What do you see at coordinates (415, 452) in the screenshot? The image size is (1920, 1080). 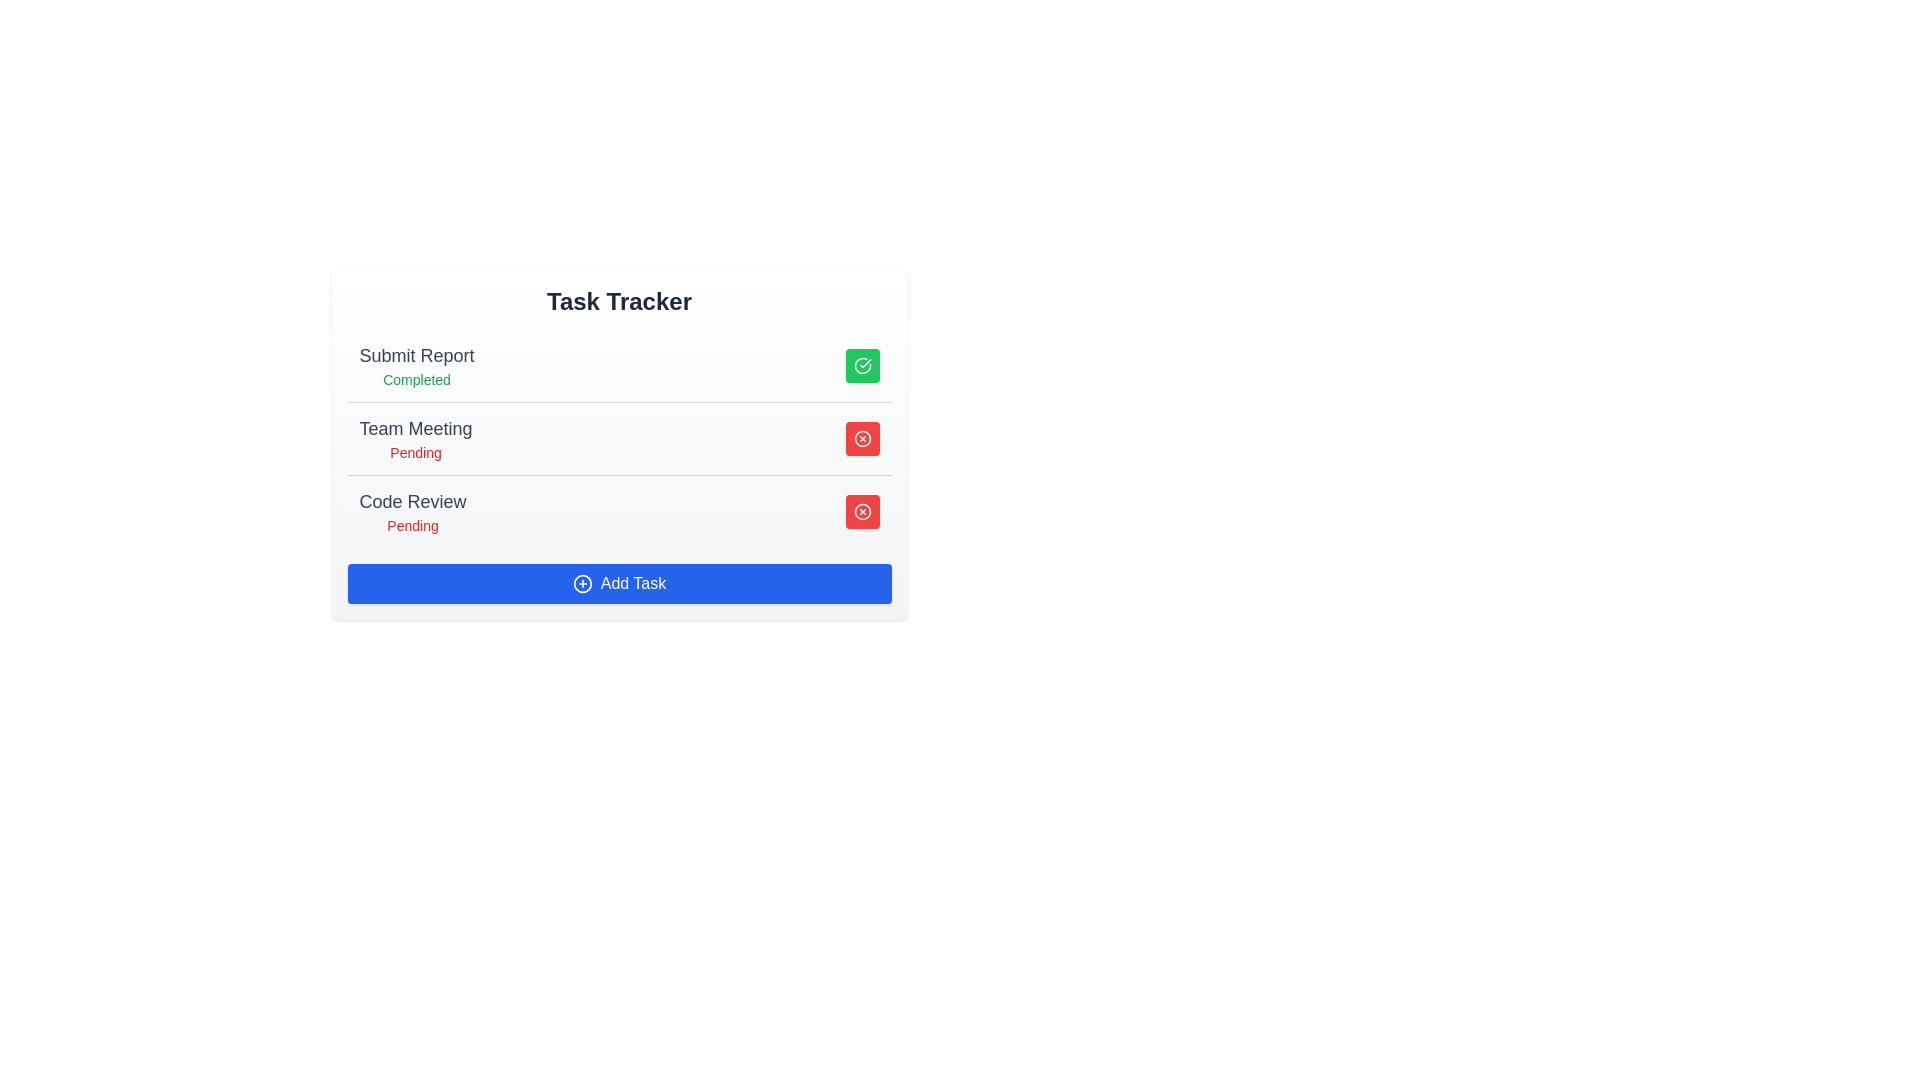 I see `the 'Pending' status indicator text label located beneath the 'Team Meeting' label in the task list interface` at bounding box center [415, 452].